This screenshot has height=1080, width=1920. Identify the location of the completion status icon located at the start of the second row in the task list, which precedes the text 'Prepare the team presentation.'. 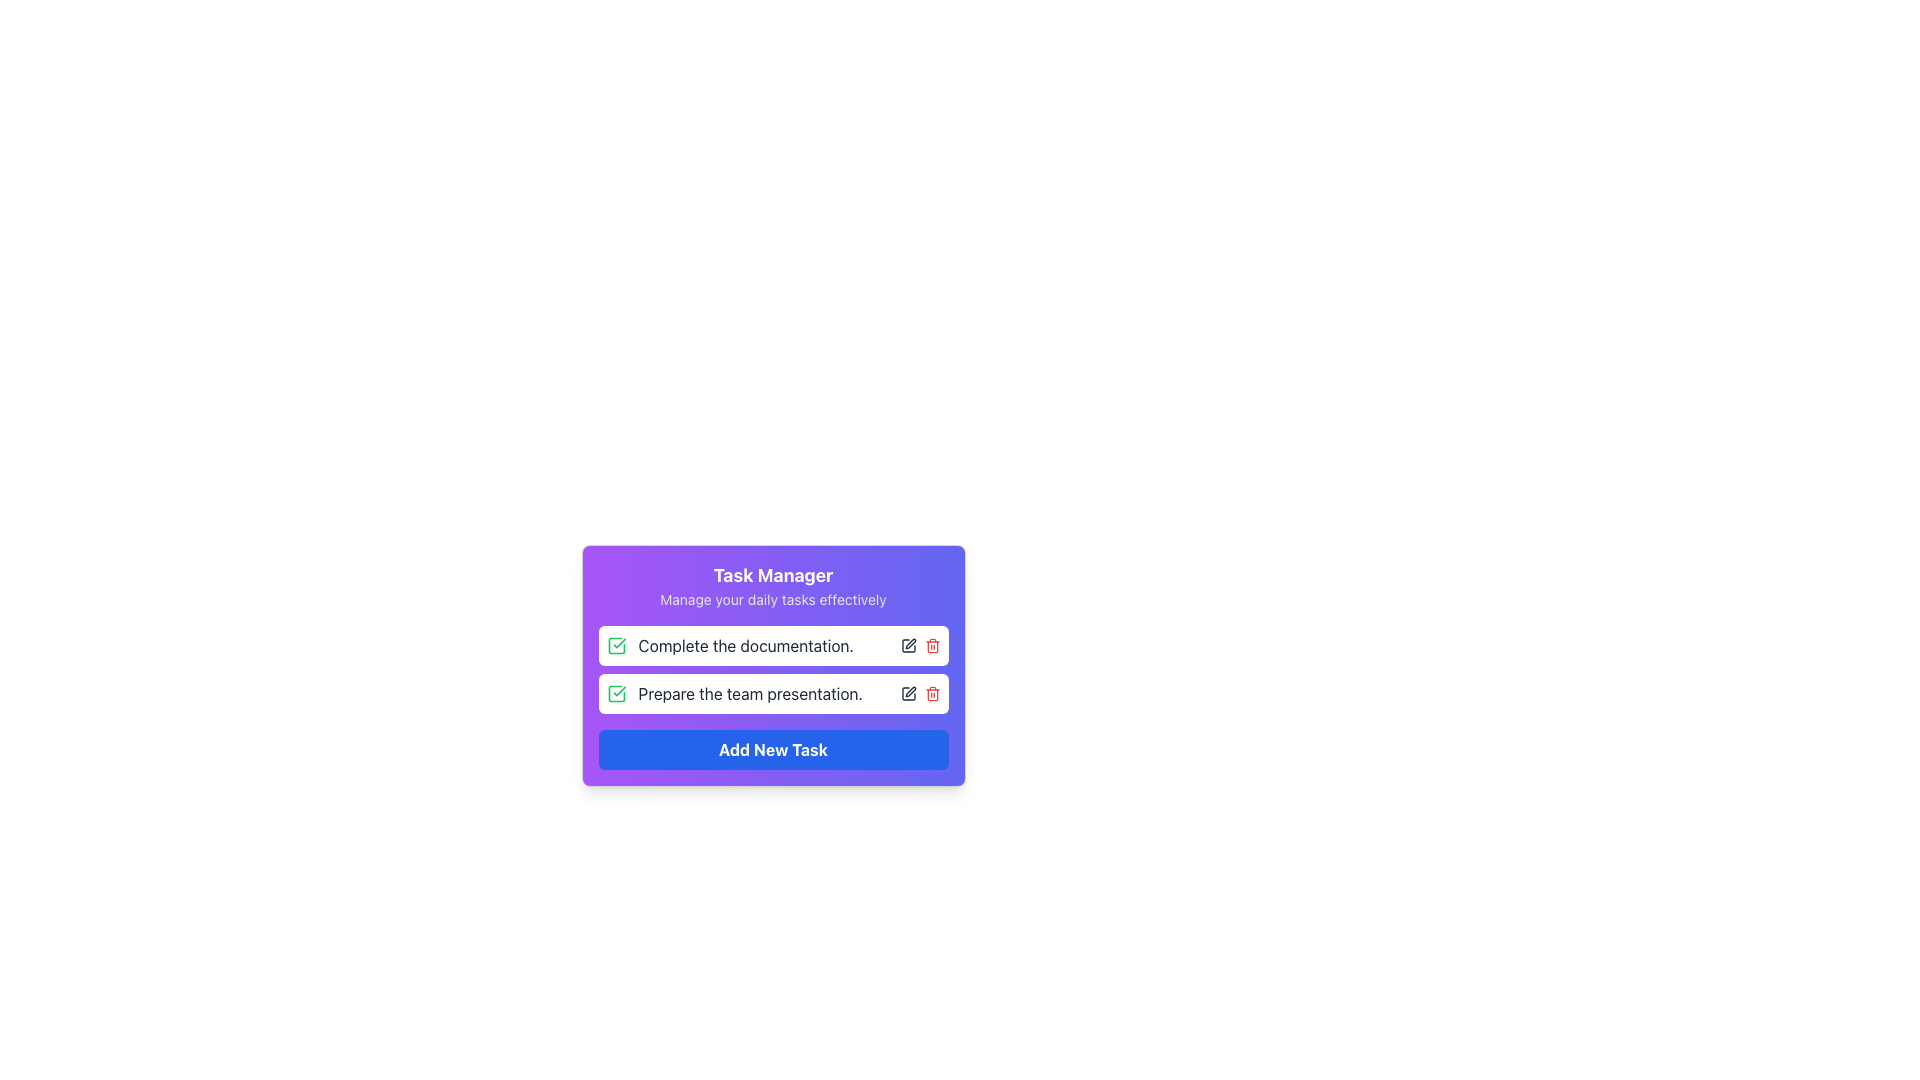
(615, 693).